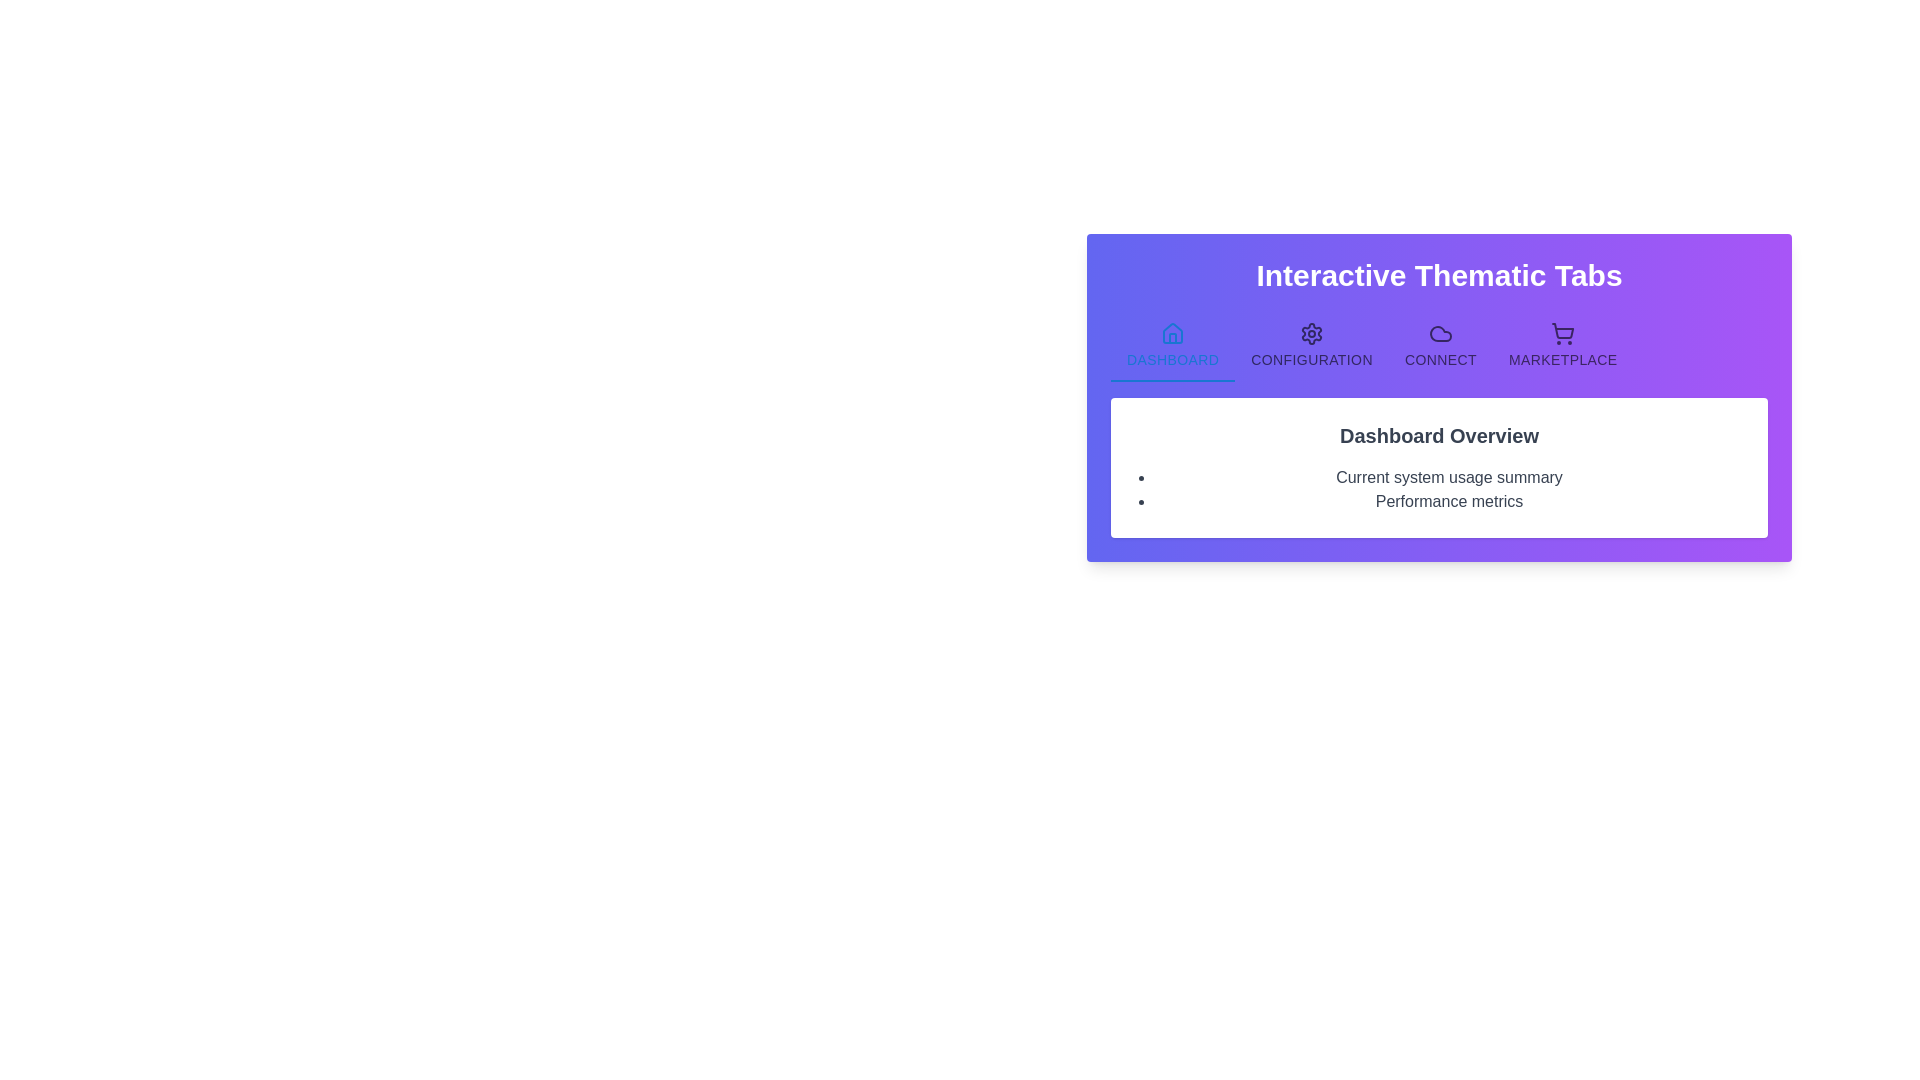 The width and height of the screenshot is (1920, 1080). I want to click on the 'MARKETPLACE' tab button, which is the last tab in the horizontal list of 'Interactive Thematic Tabs' and features a shopping cart icon above the label, so click(1562, 345).